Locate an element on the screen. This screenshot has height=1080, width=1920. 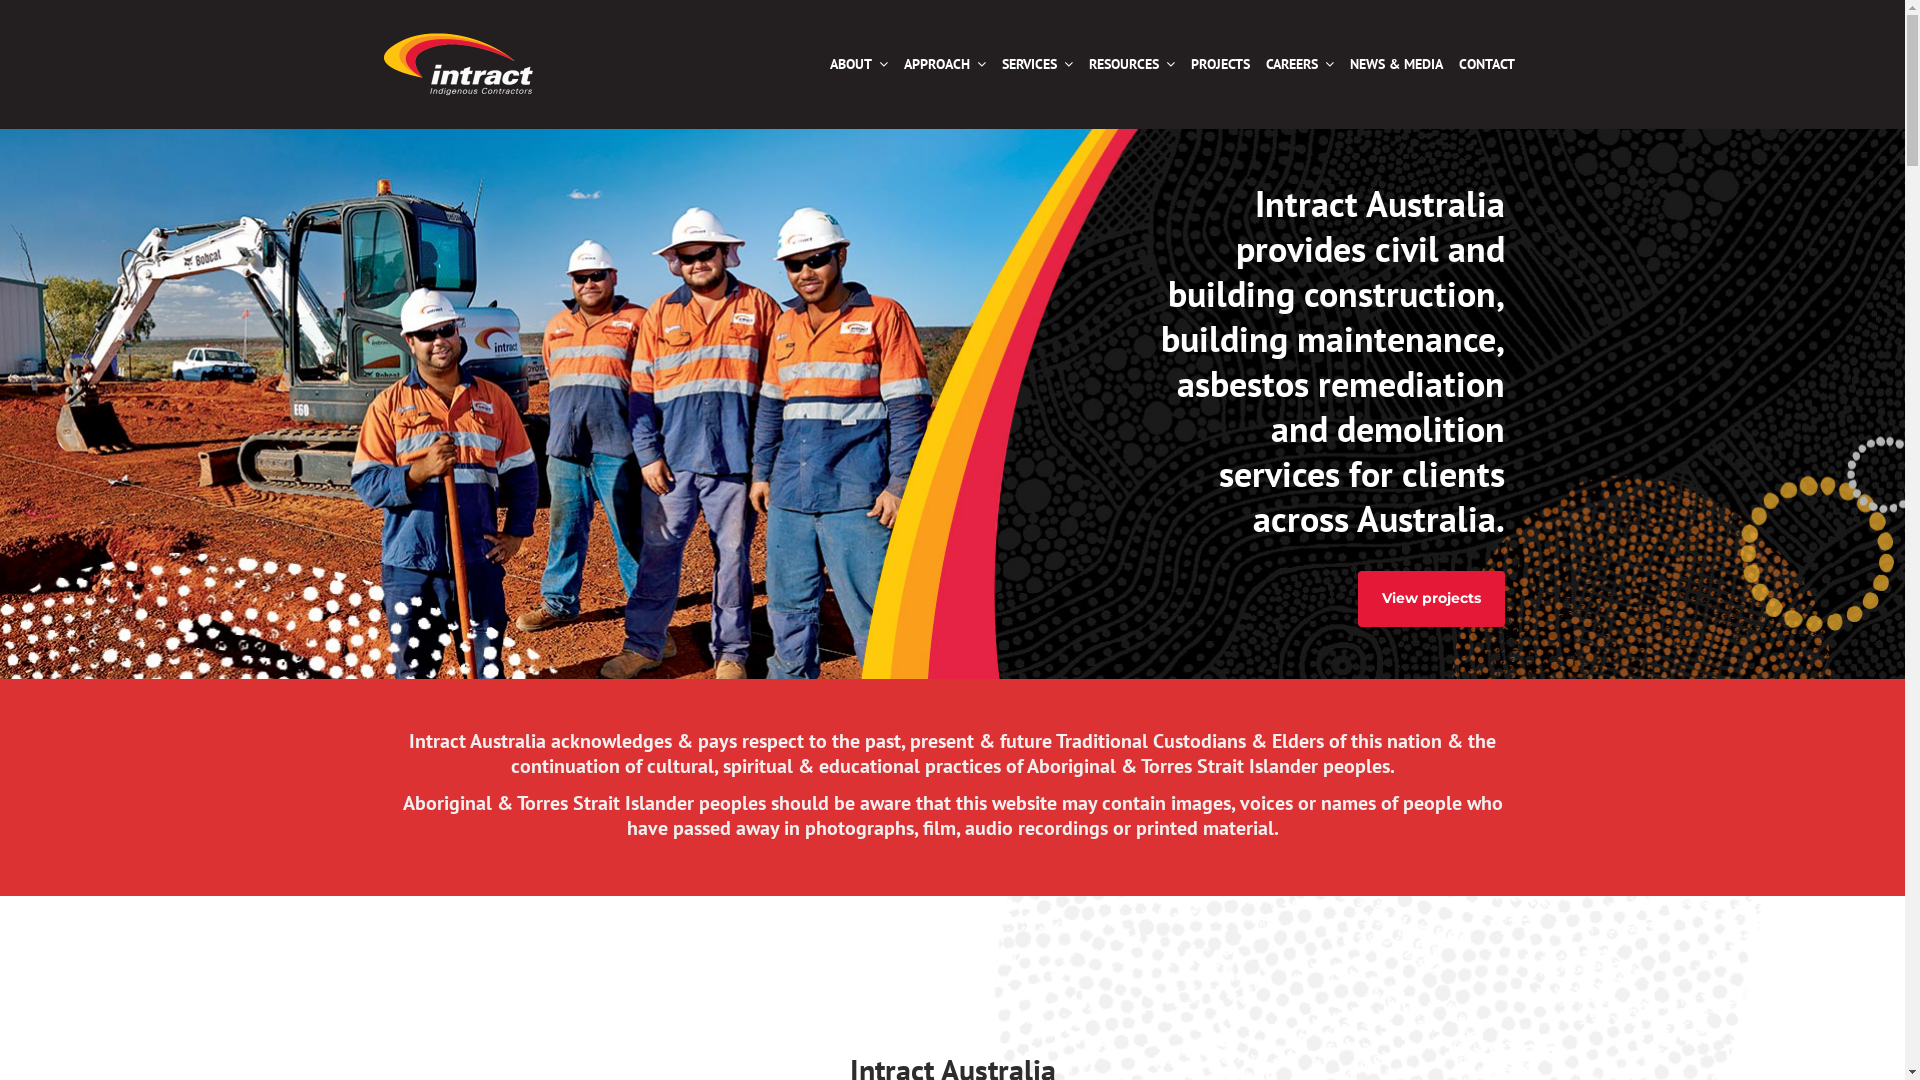
'RESOURCES' is located at coordinates (1131, 63).